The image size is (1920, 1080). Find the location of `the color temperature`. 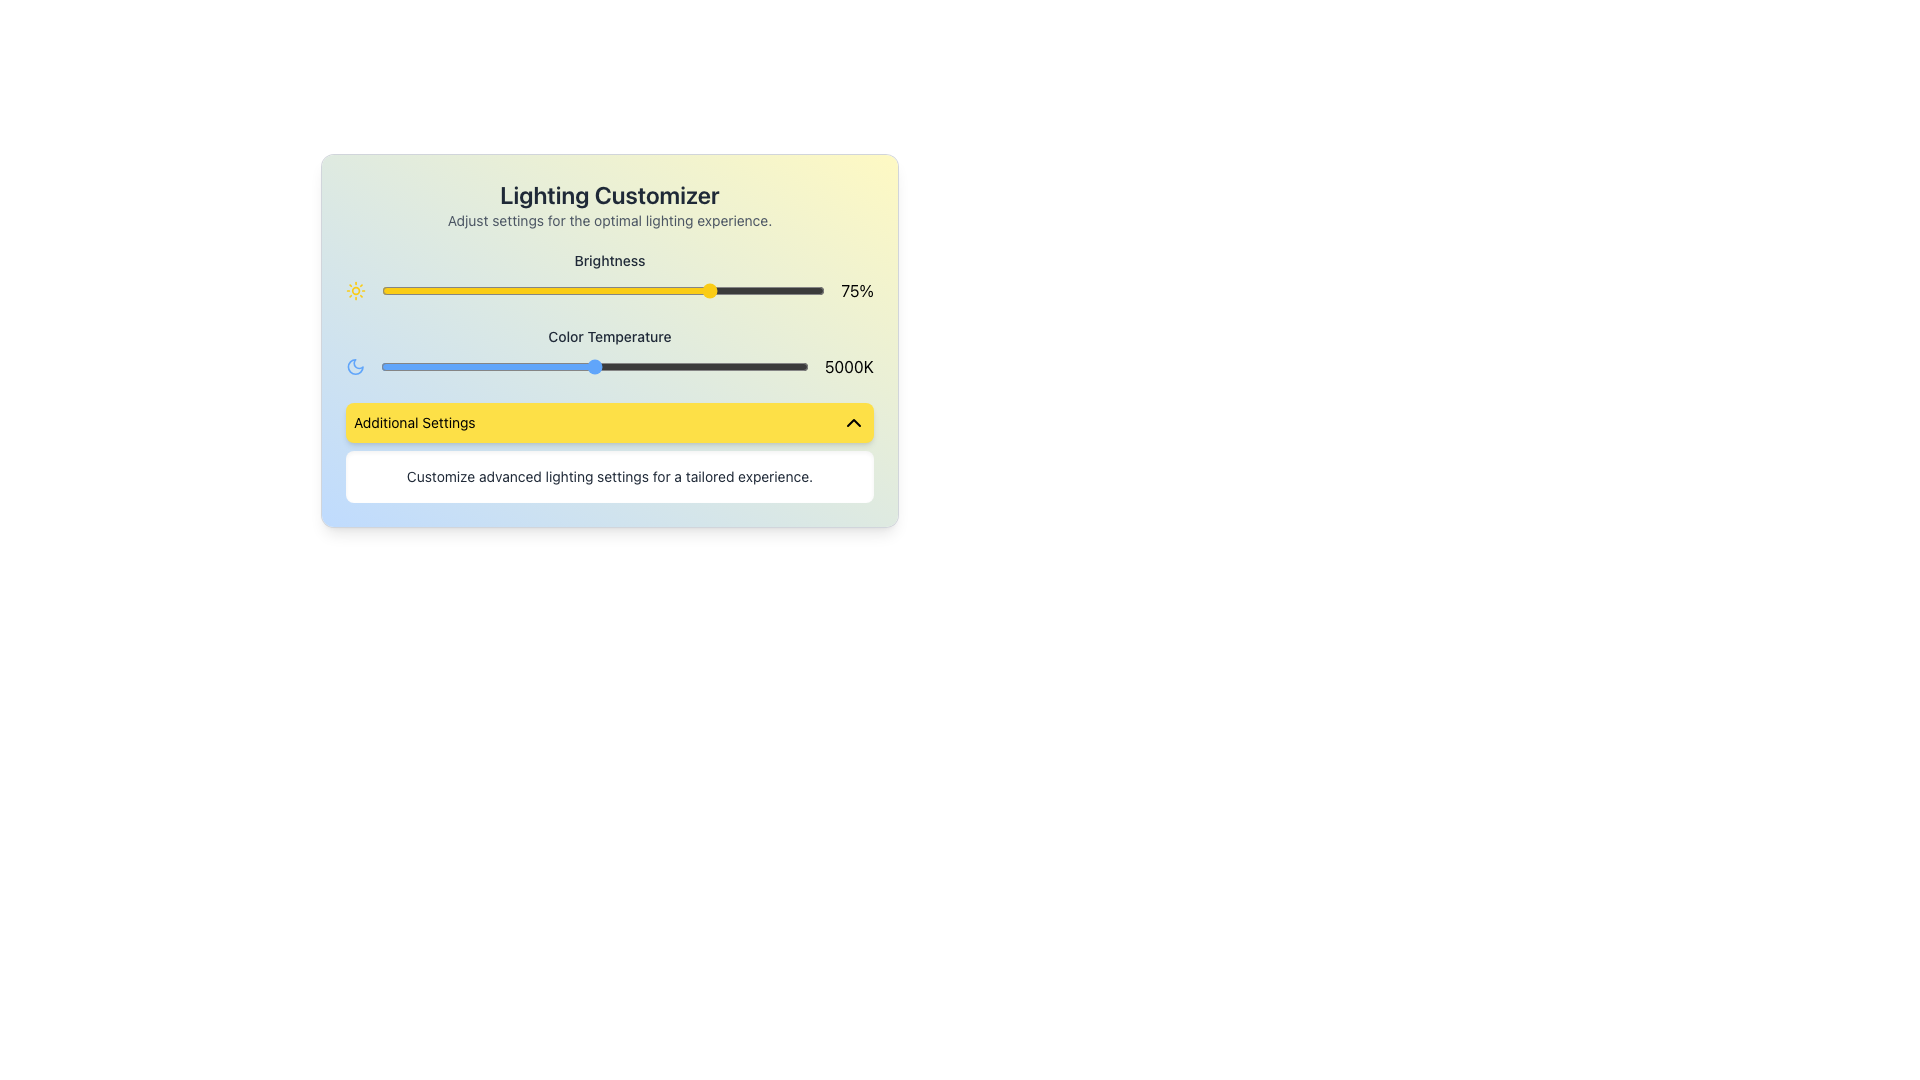

the color temperature is located at coordinates (598, 366).